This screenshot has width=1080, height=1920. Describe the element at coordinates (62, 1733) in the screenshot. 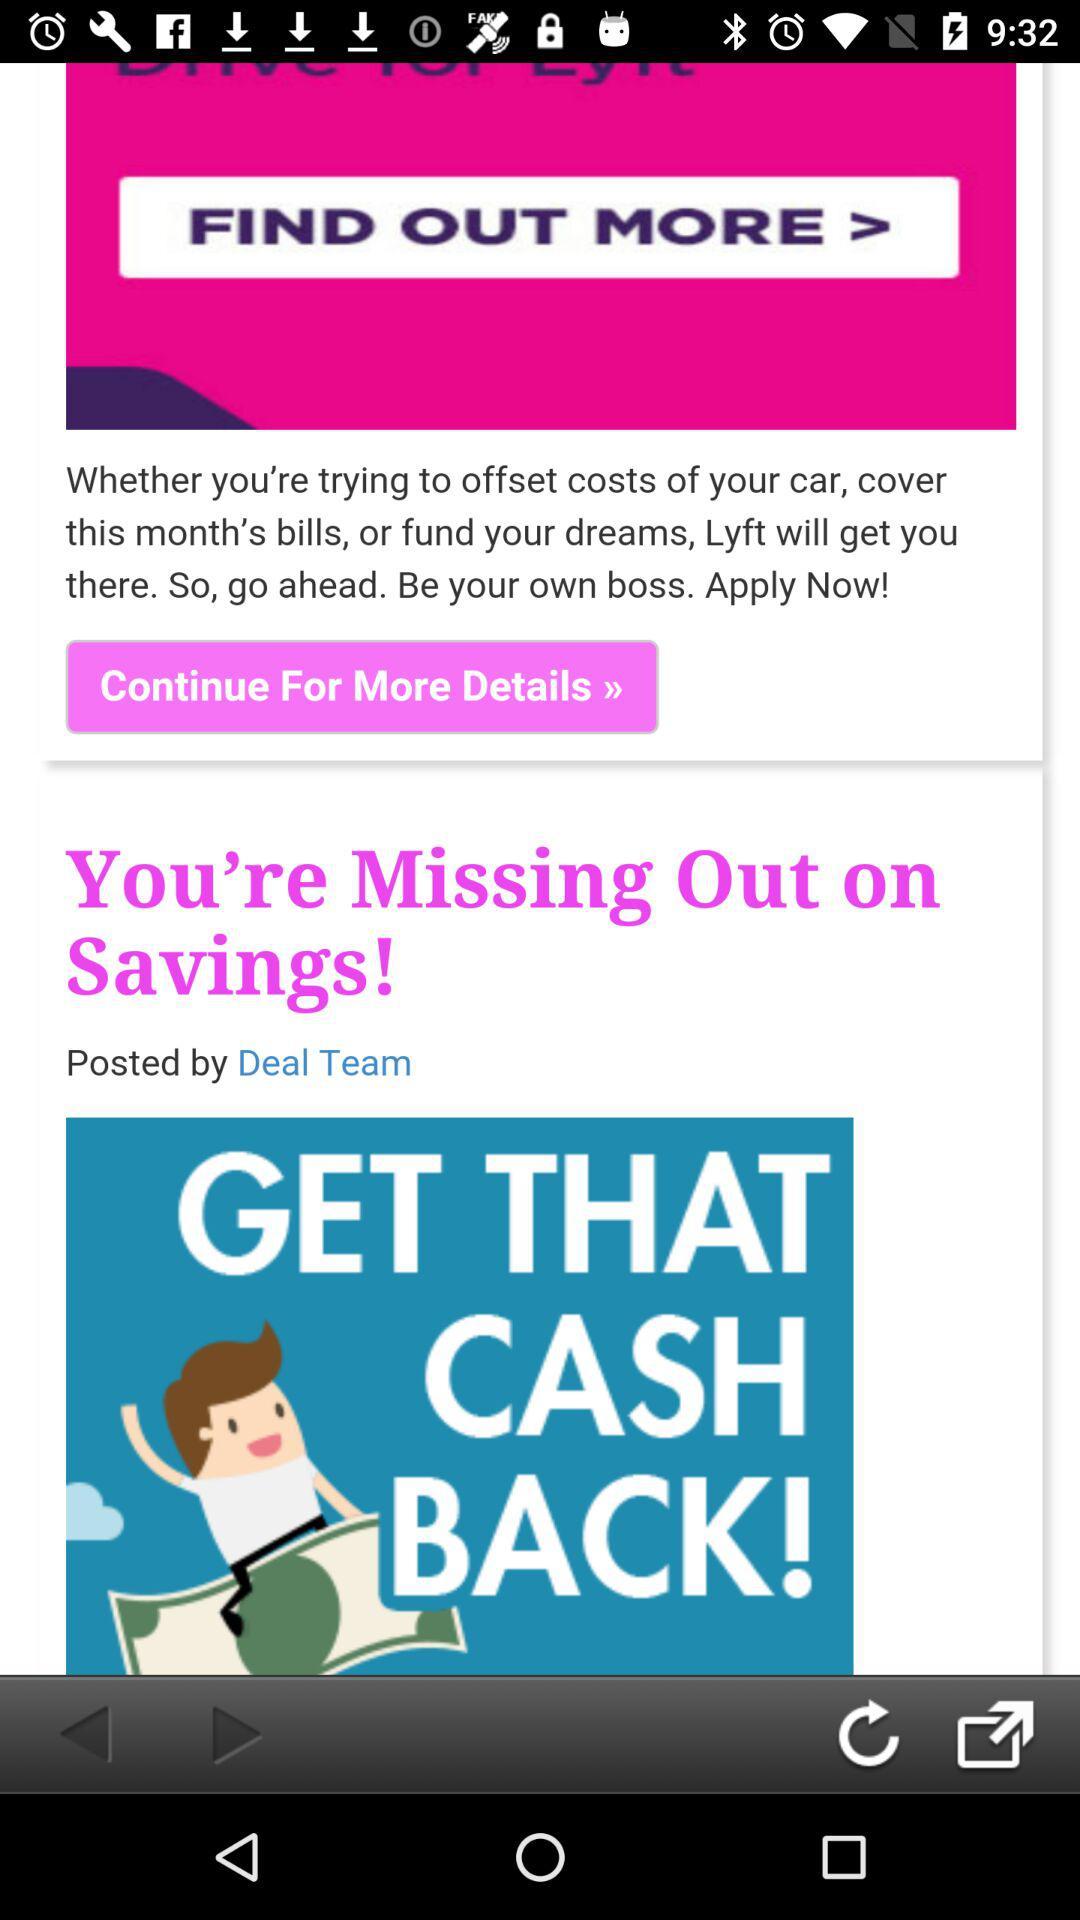

I see `go back` at that location.